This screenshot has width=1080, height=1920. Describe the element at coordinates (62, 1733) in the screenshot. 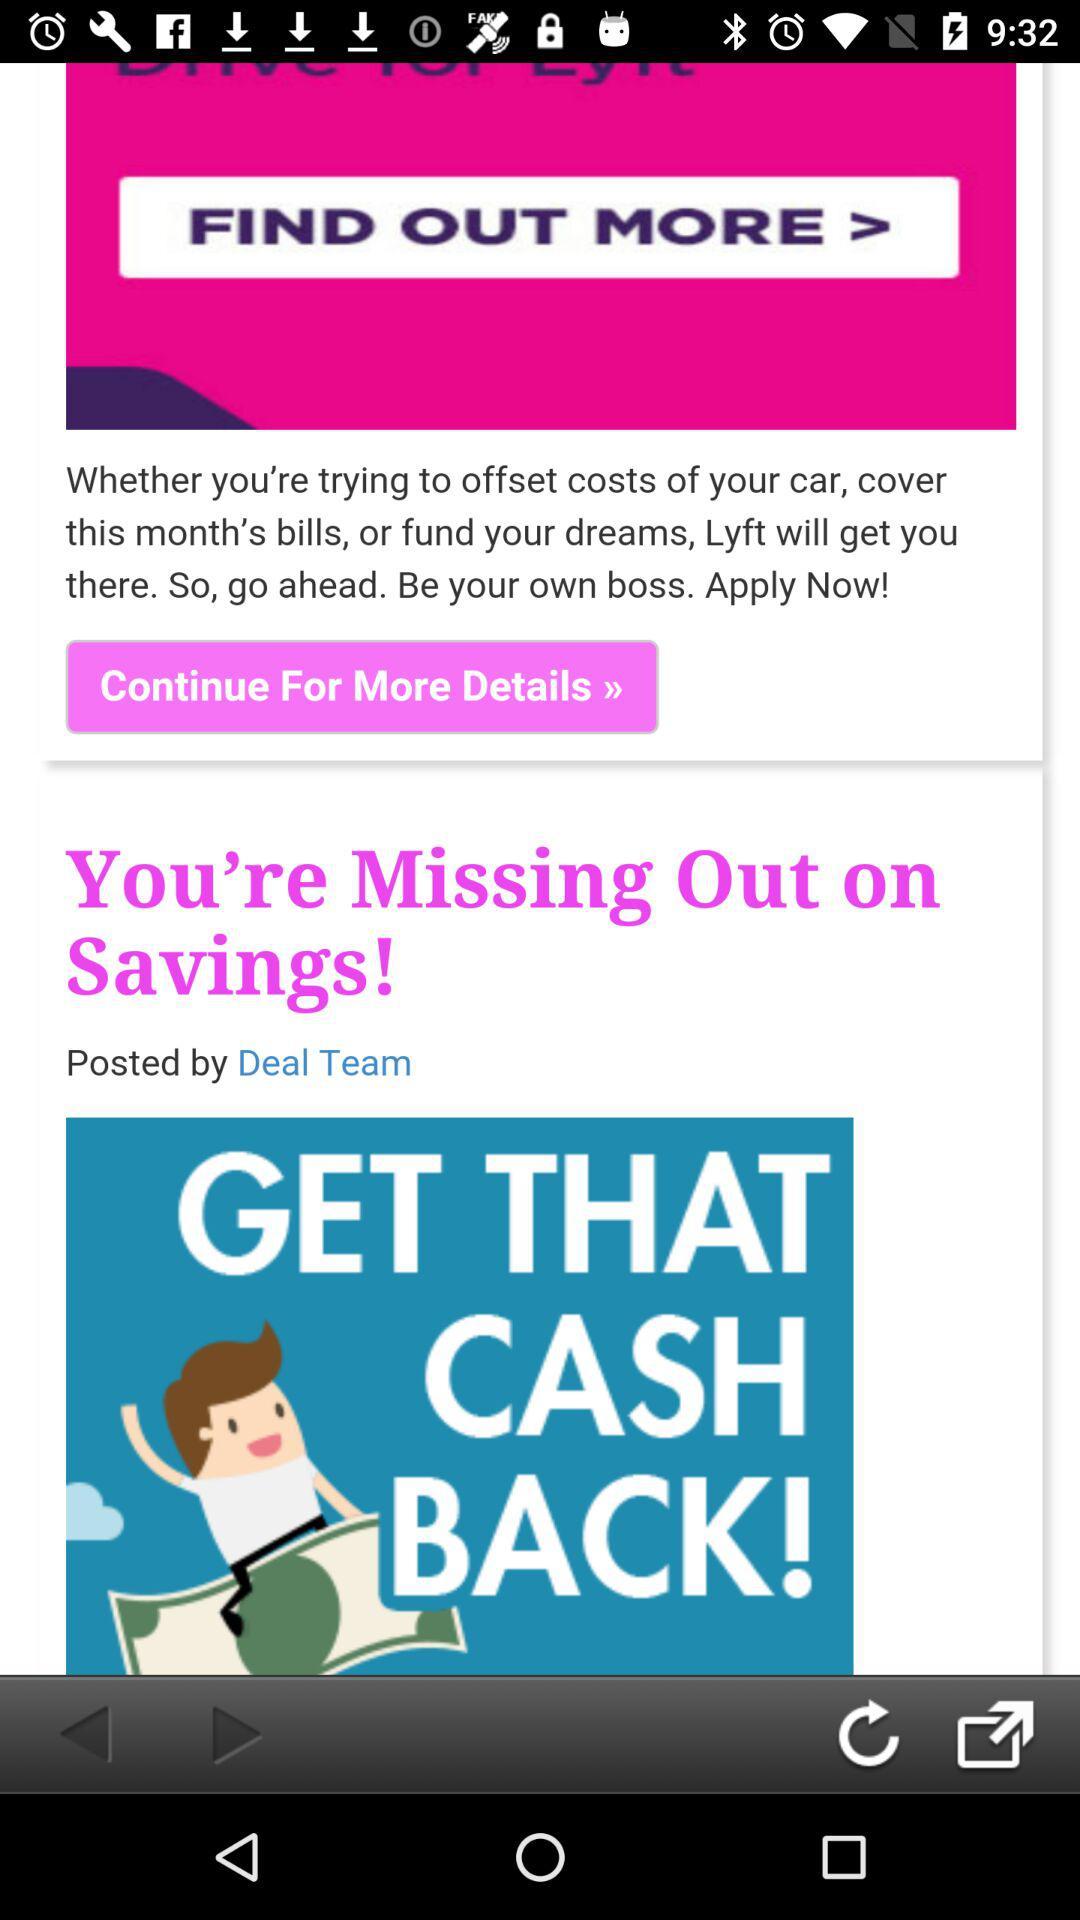

I see `go back` at that location.